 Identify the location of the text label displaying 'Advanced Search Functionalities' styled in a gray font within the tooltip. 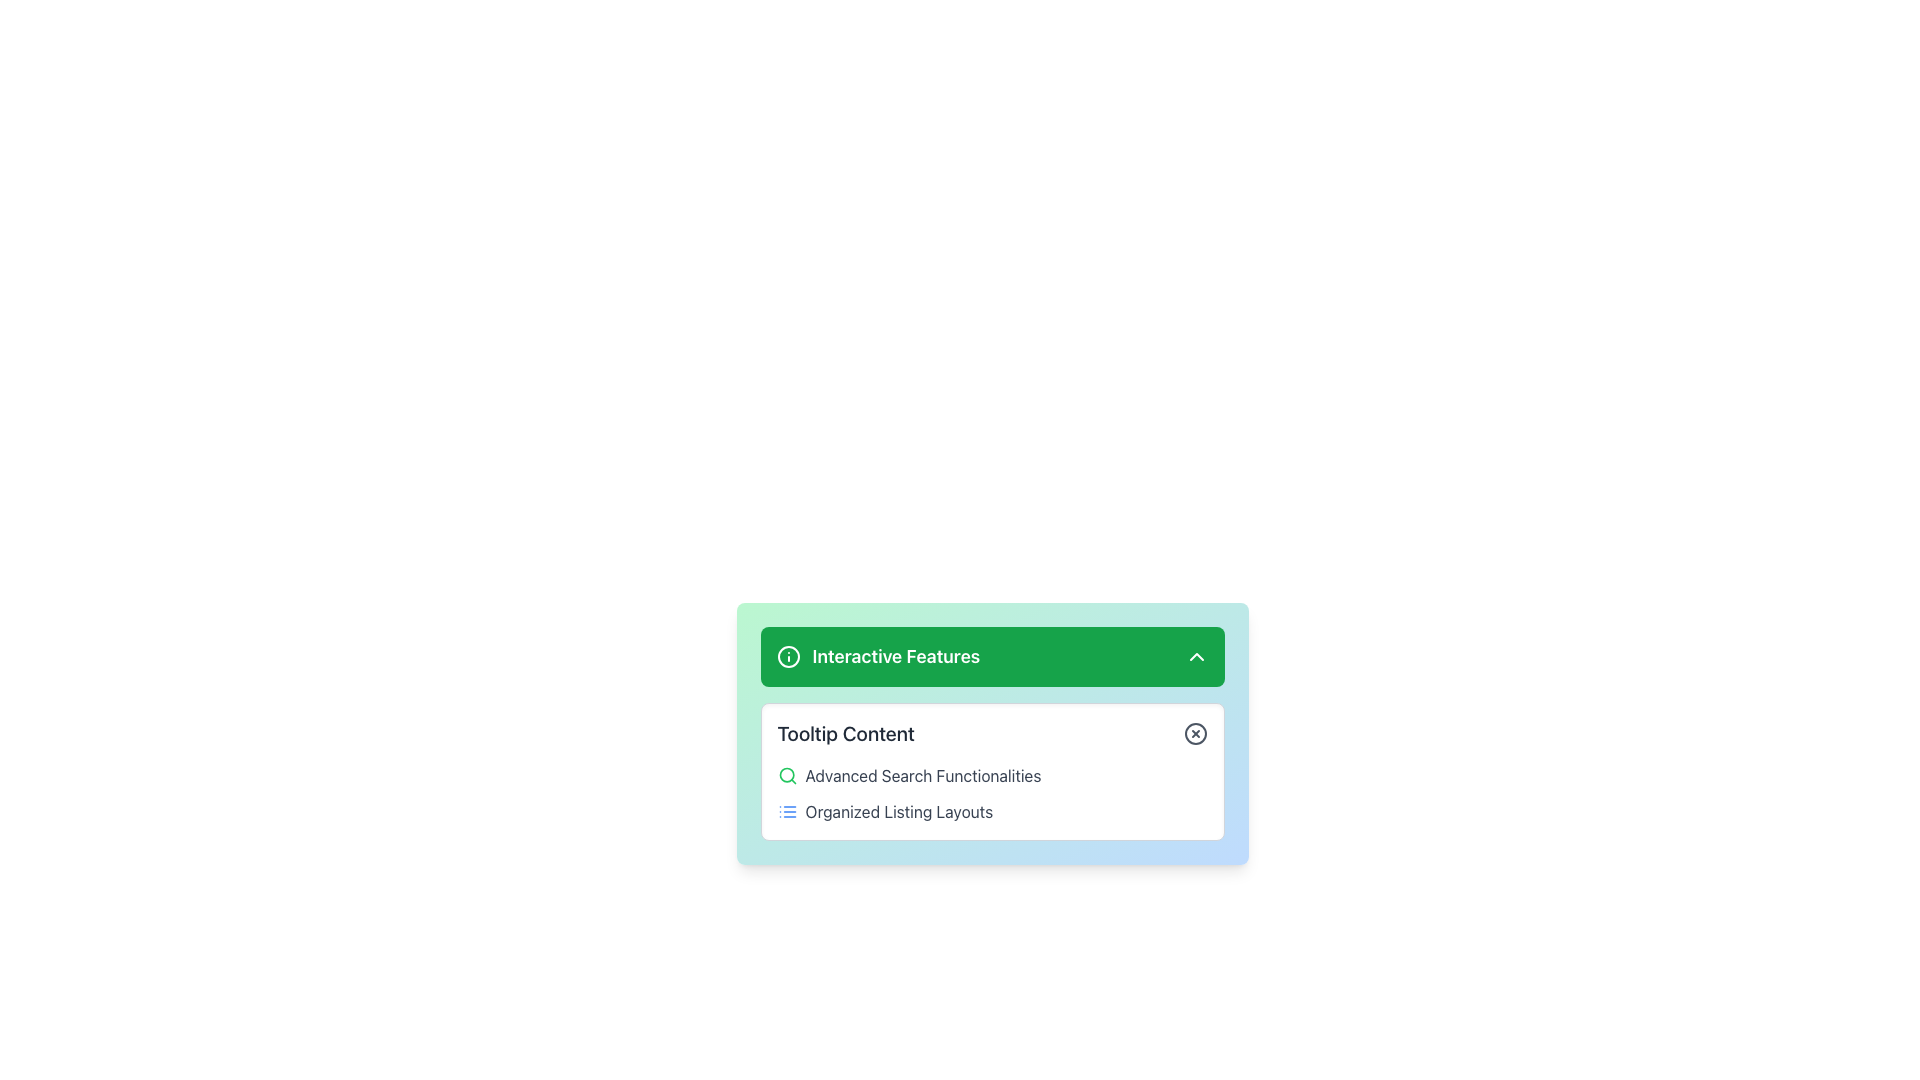
(922, 774).